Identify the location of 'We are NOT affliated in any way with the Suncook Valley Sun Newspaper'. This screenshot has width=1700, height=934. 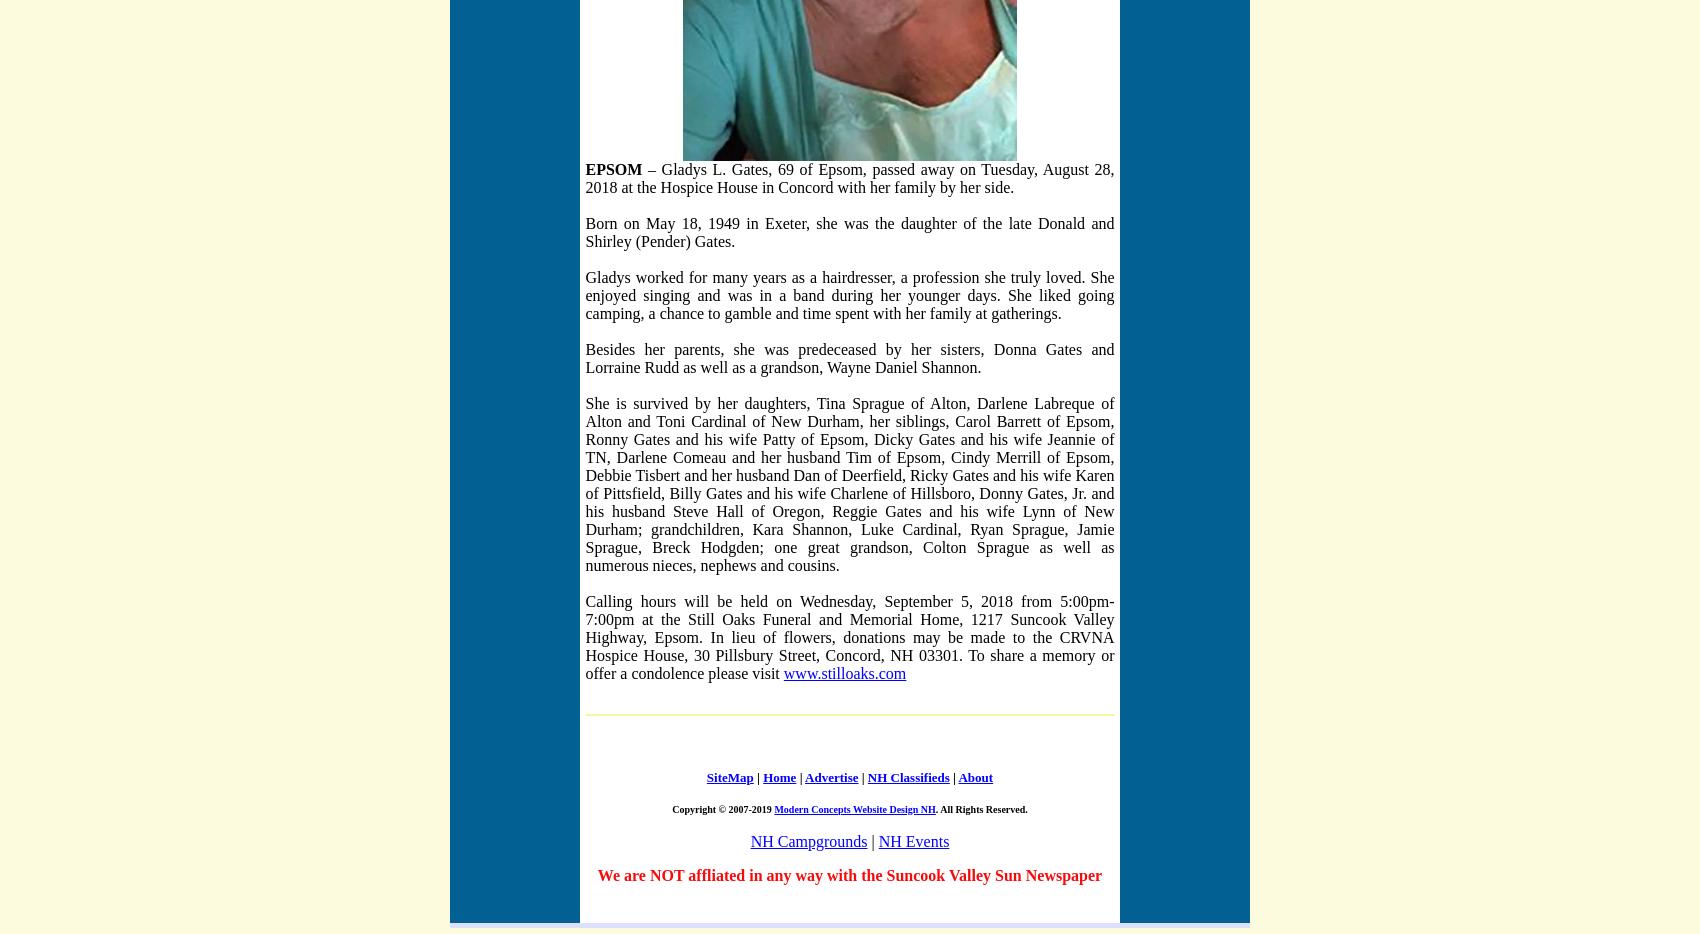
(596, 873).